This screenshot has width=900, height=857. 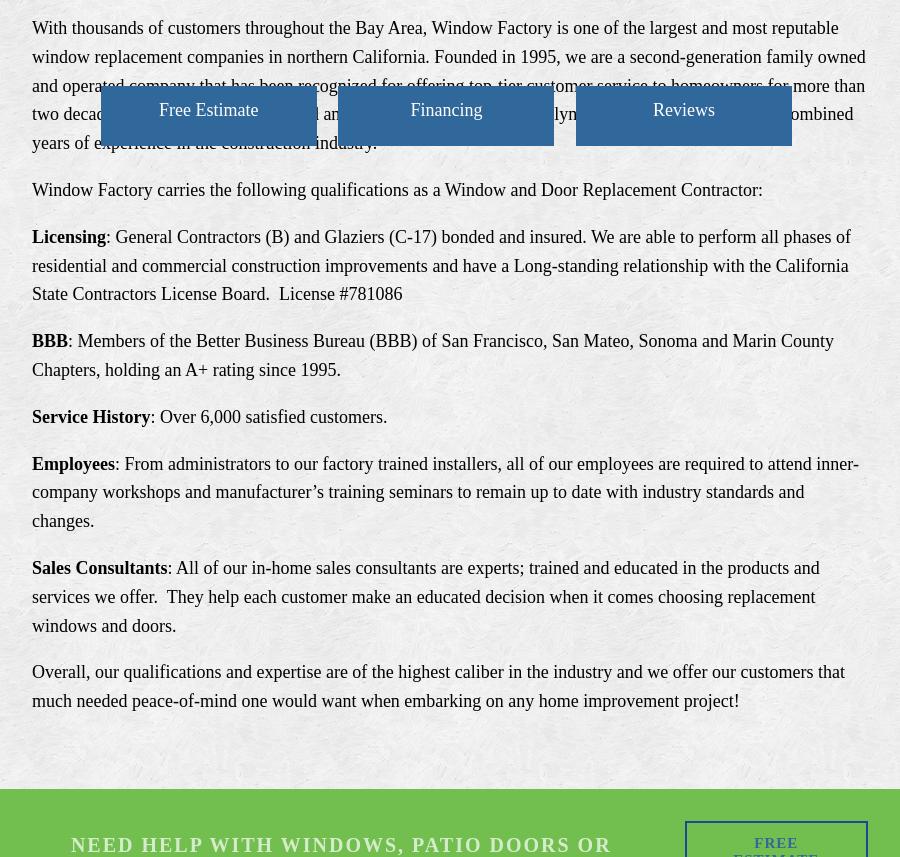 What do you see at coordinates (443, 264) in the screenshot?
I see `': General Contractors (B) and Glaziers (C-17) bonded and insured. We are able to perform all phases of residential and commercial construction improvements and have a Long-standing relationship with the California State Contractors License Board.  License #781086'` at bounding box center [443, 264].